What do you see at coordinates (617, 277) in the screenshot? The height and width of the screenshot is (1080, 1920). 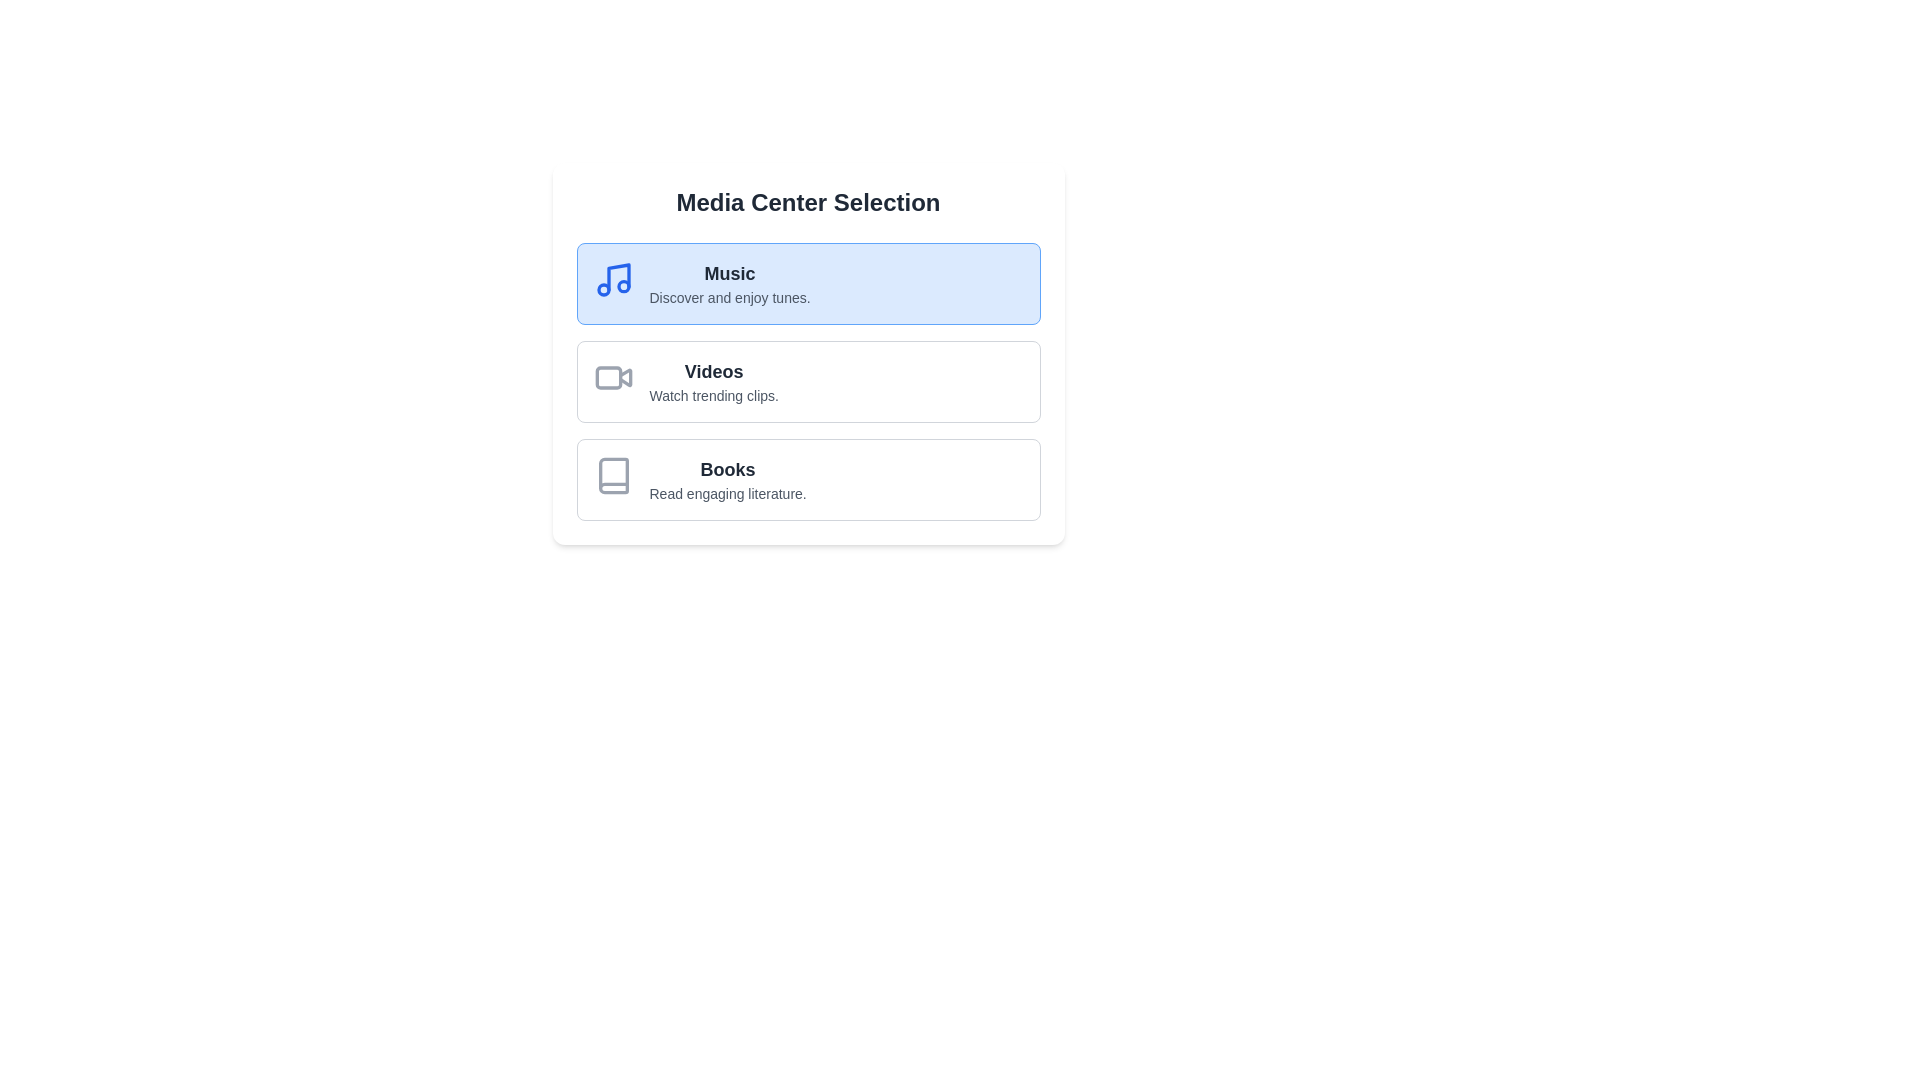 I see `the musical note icon located in the 'Music' section` at bounding box center [617, 277].